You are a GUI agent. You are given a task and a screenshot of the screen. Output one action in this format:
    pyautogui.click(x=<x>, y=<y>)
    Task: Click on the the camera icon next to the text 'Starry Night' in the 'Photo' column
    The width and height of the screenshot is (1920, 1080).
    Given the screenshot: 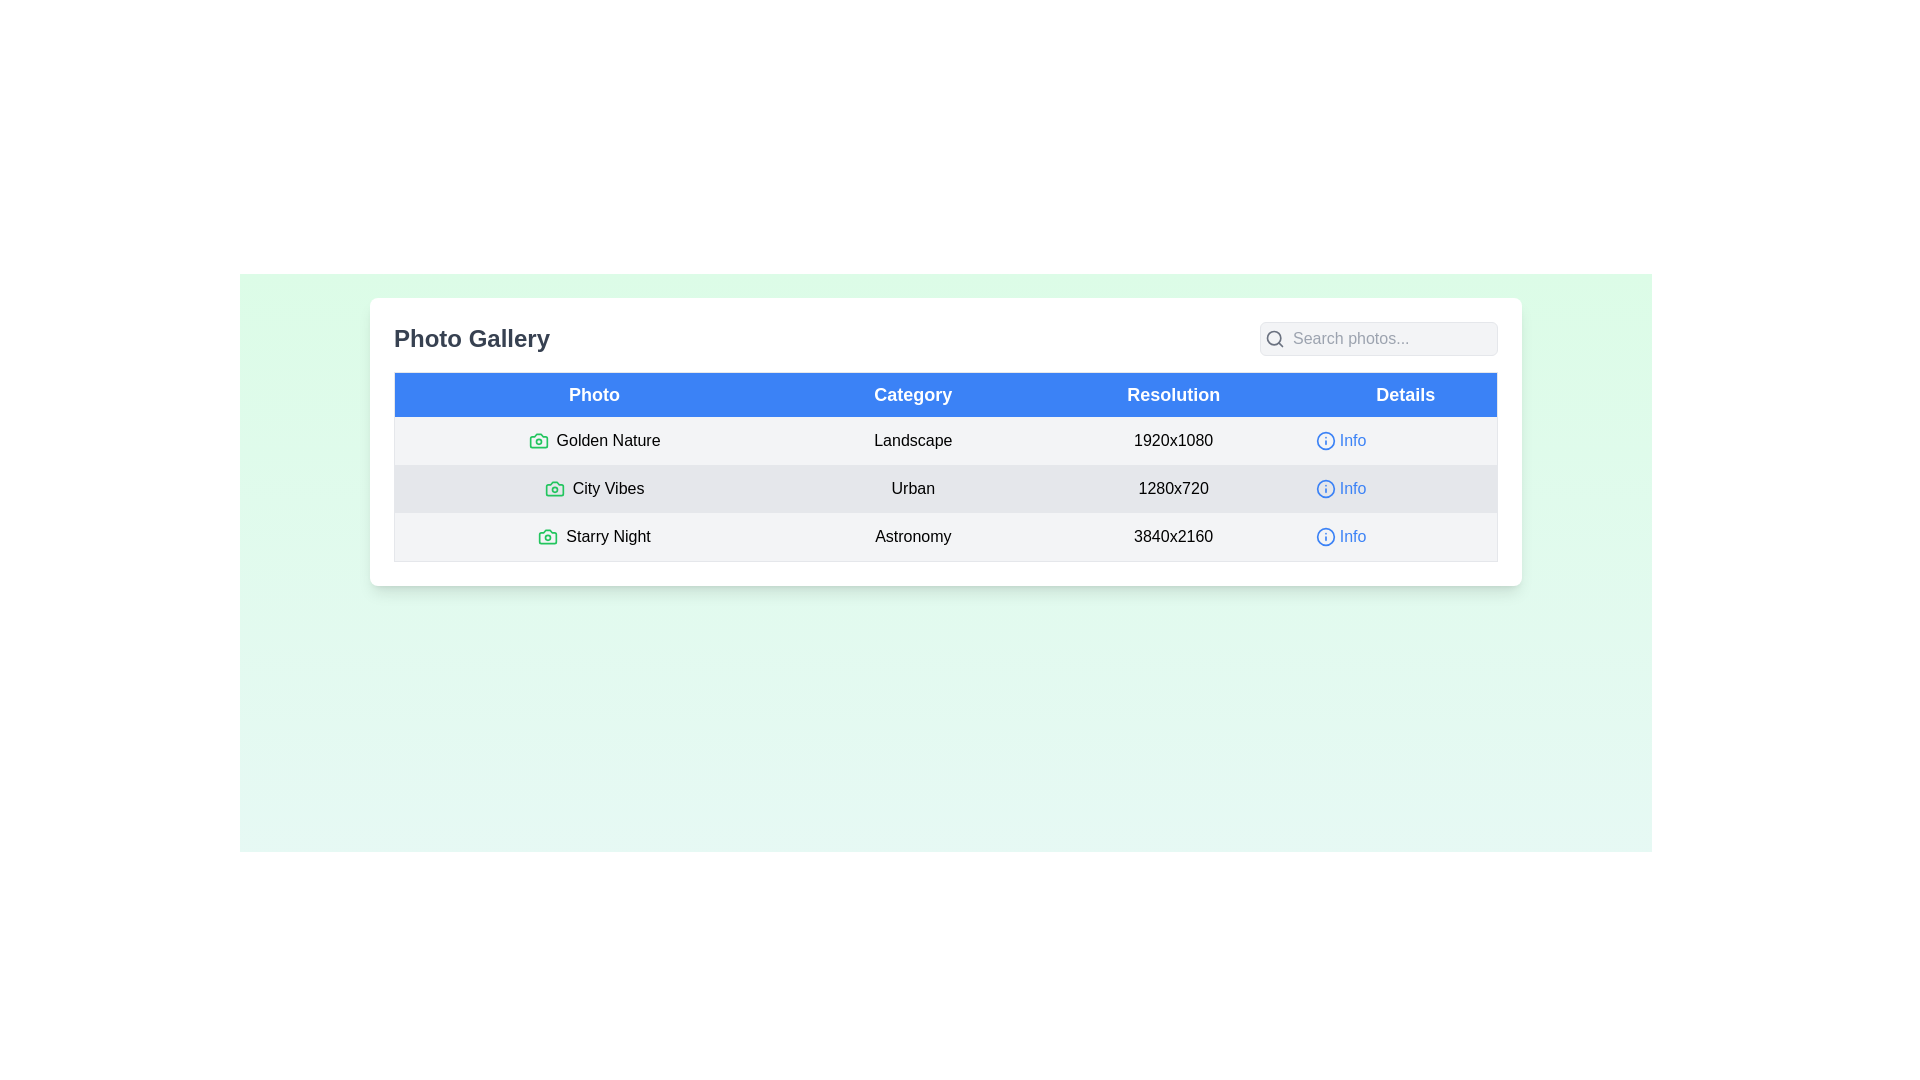 What is the action you would take?
    pyautogui.click(x=593, y=536)
    